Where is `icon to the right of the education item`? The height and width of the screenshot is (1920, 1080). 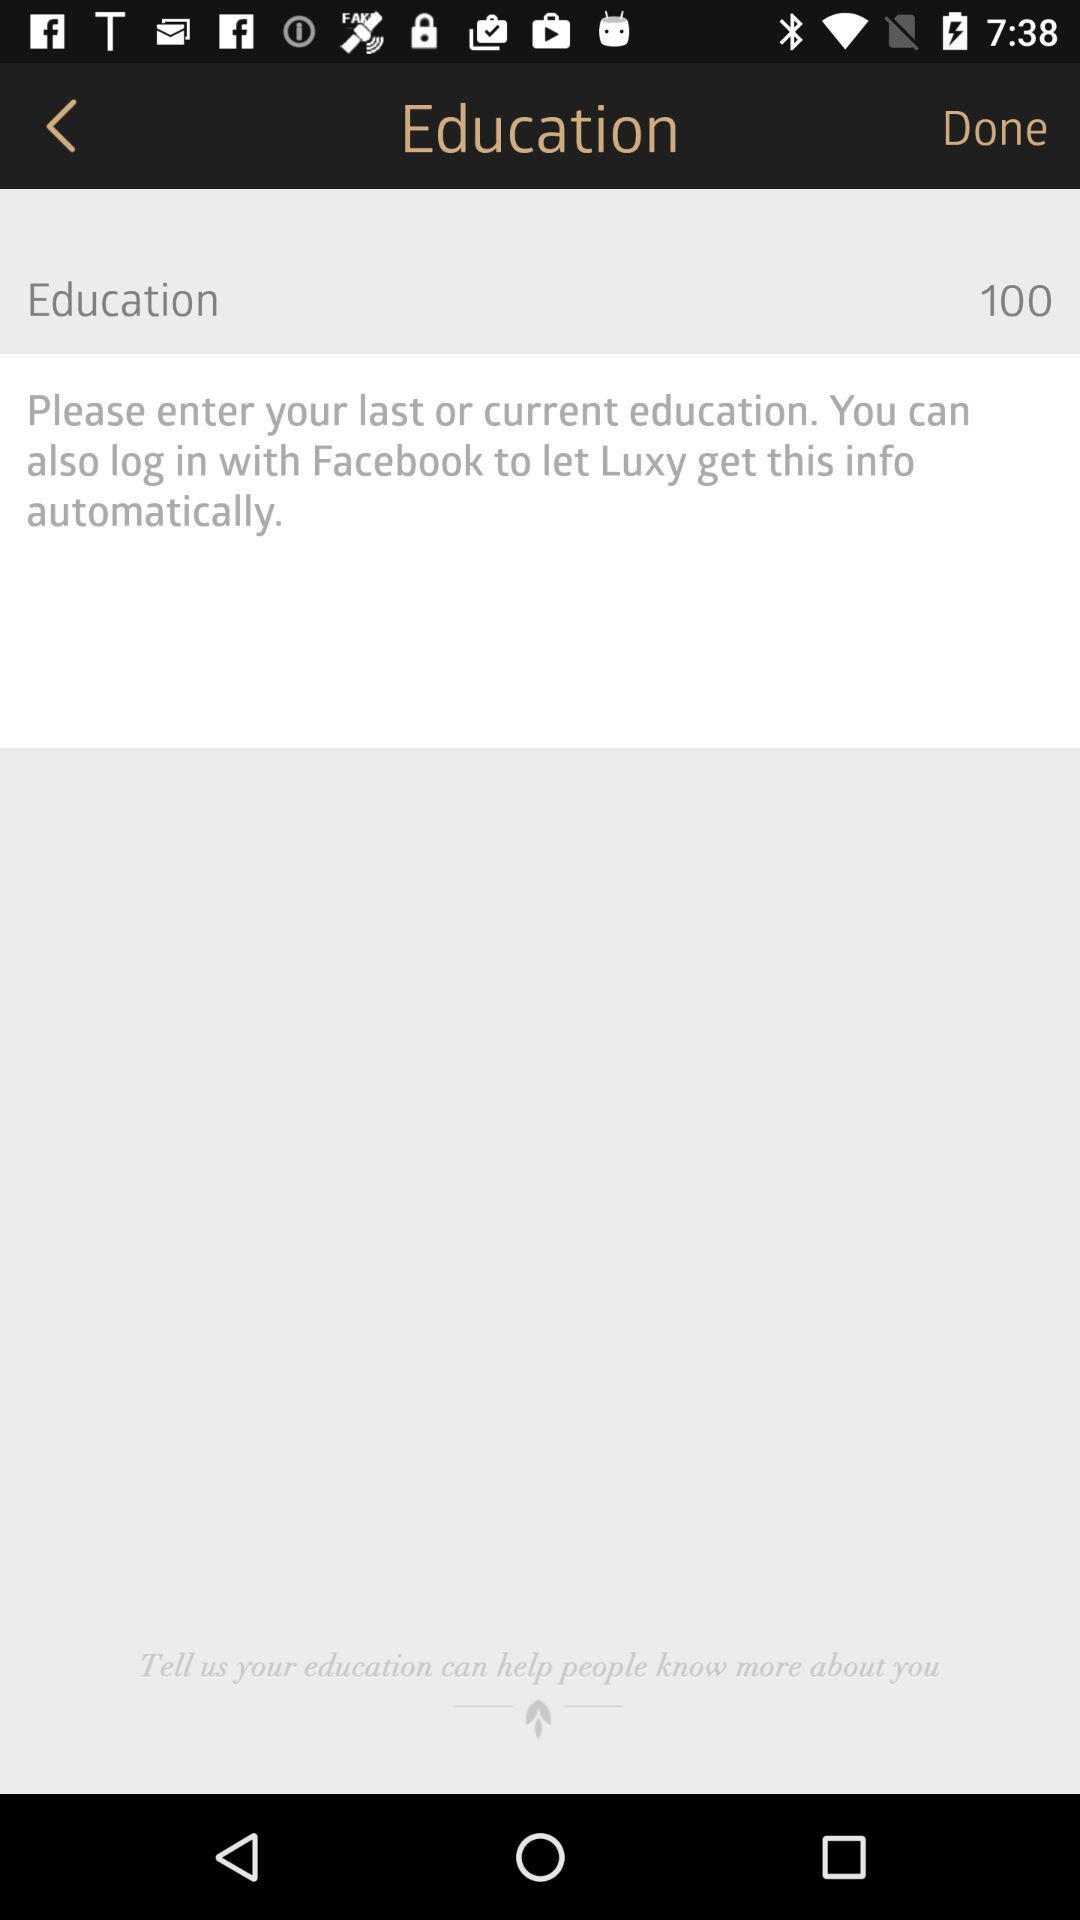 icon to the right of the education item is located at coordinates (1010, 124).